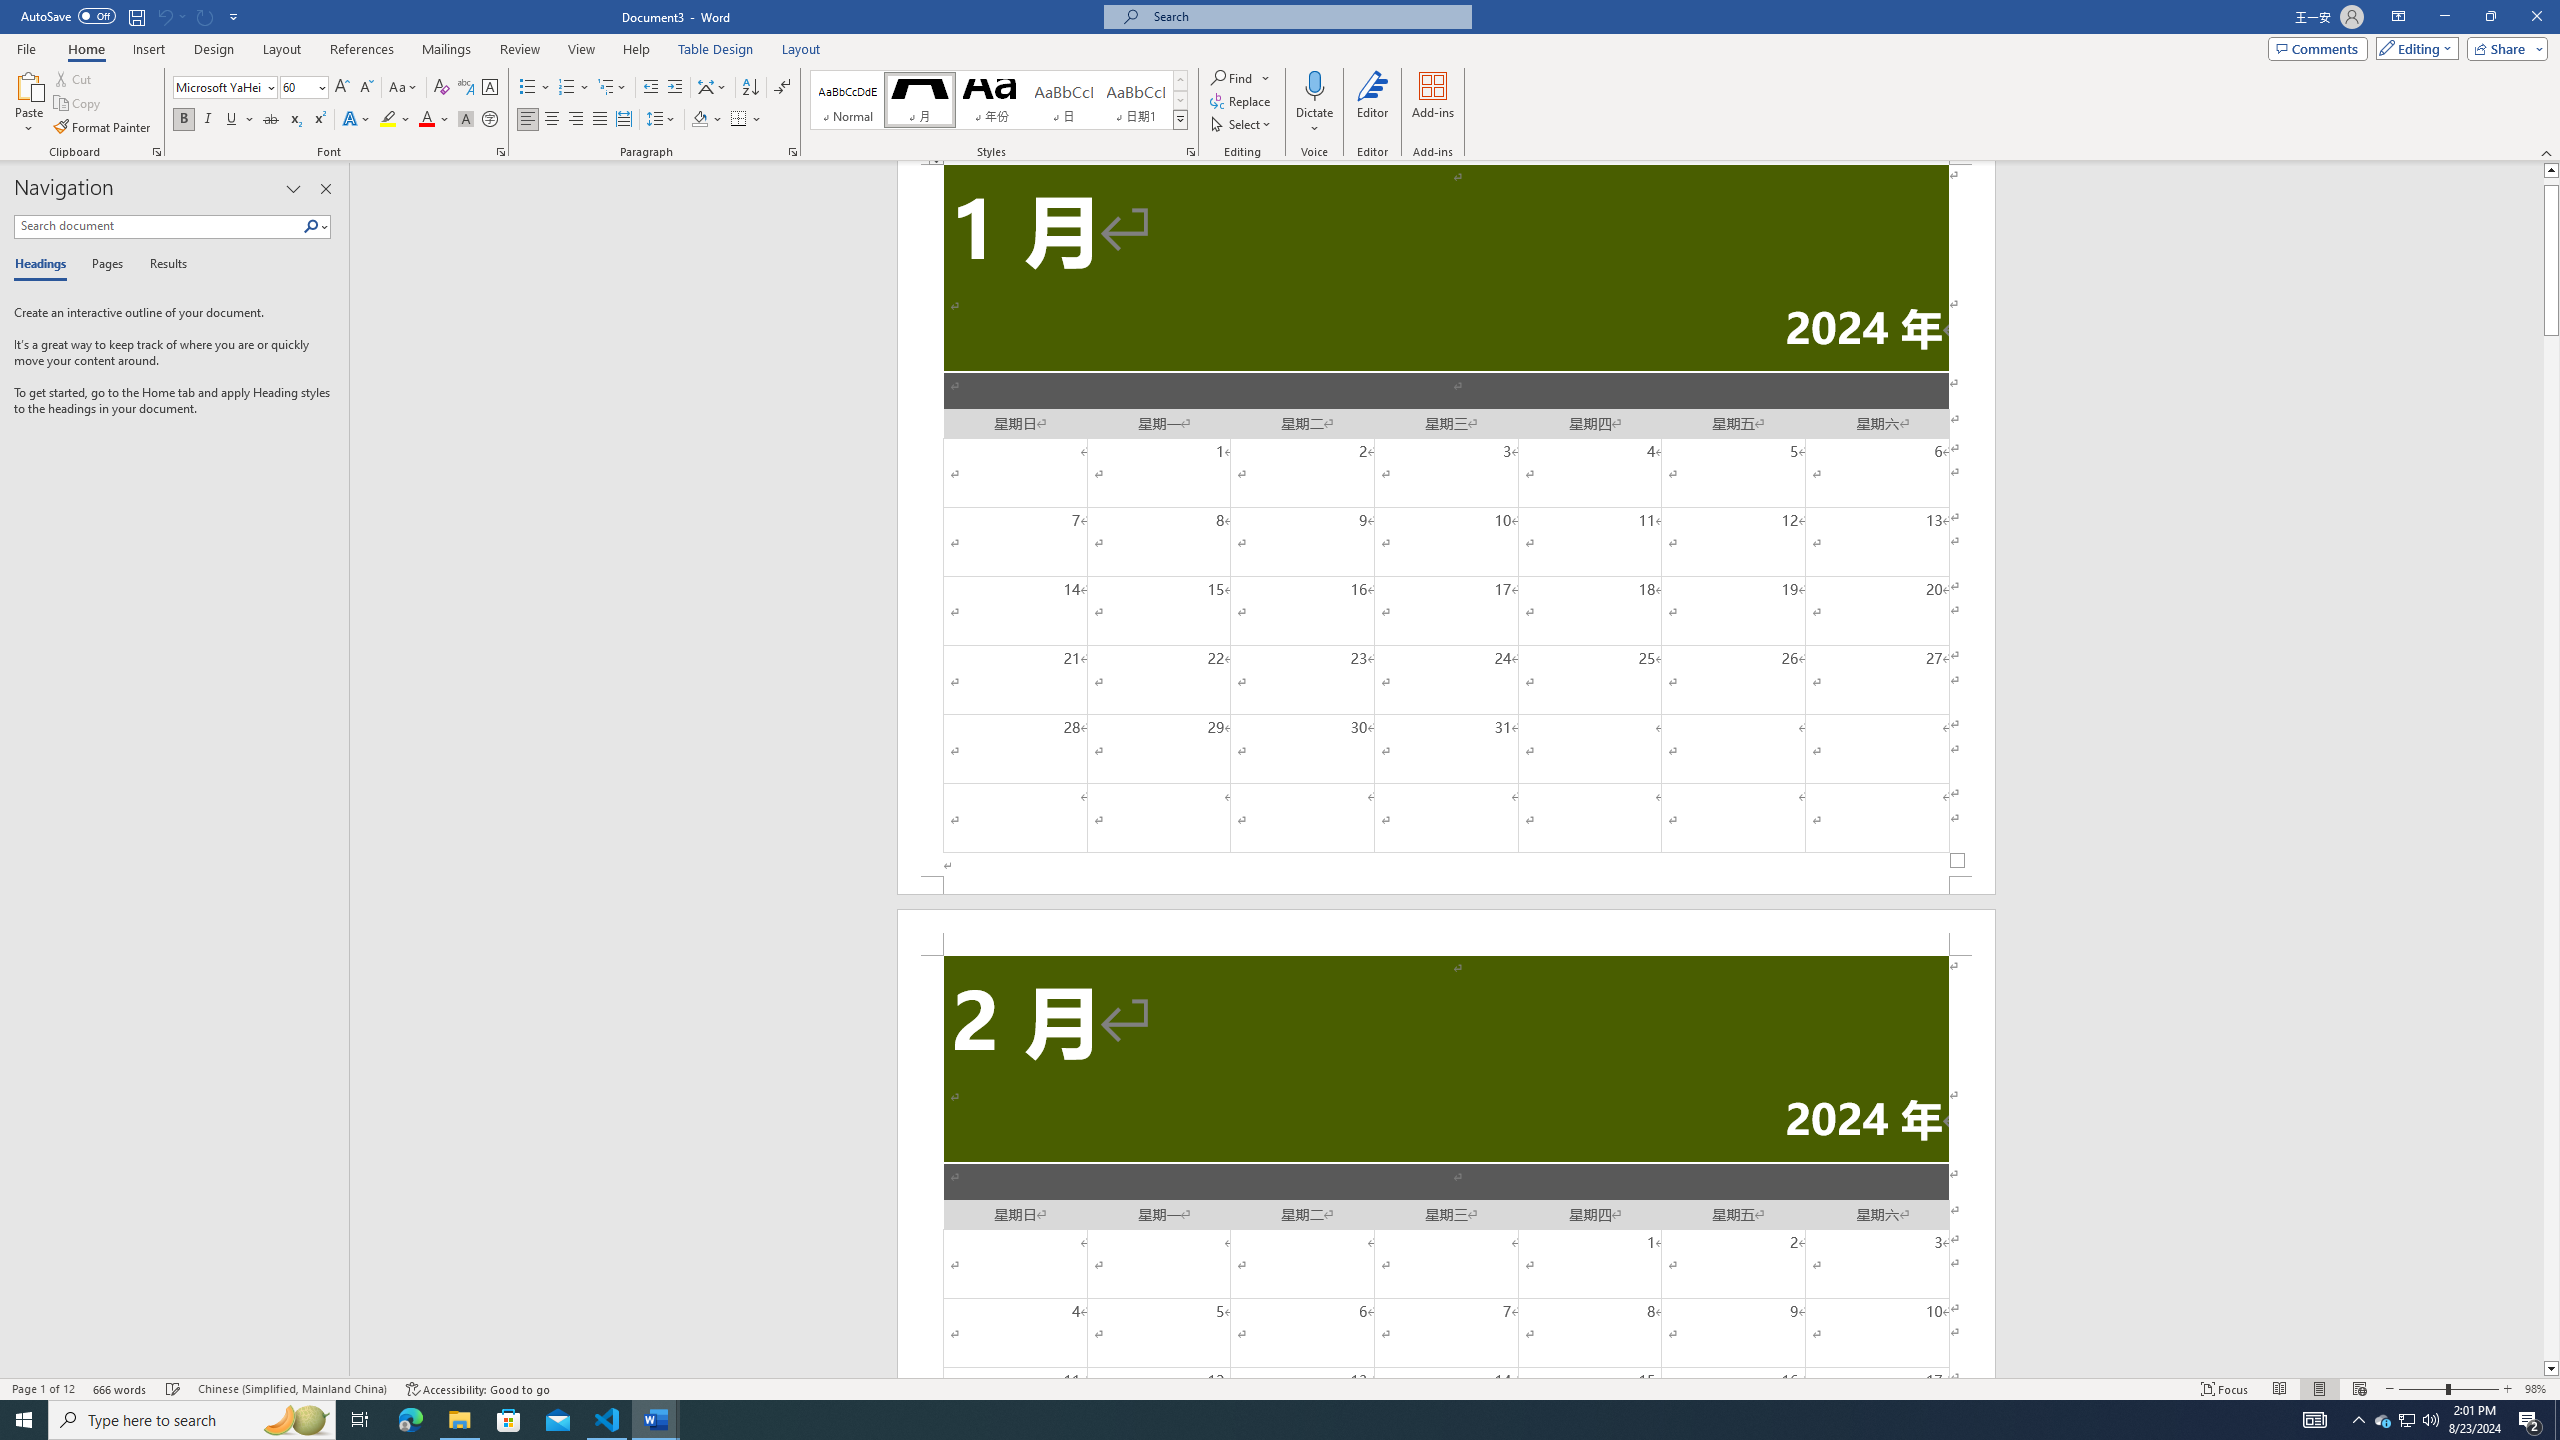 The height and width of the screenshot is (1440, 2560). What do you see at coordinates (2551, 180) in the screenshot?
I see `'Page up'` at bounding box center [2551, 180].